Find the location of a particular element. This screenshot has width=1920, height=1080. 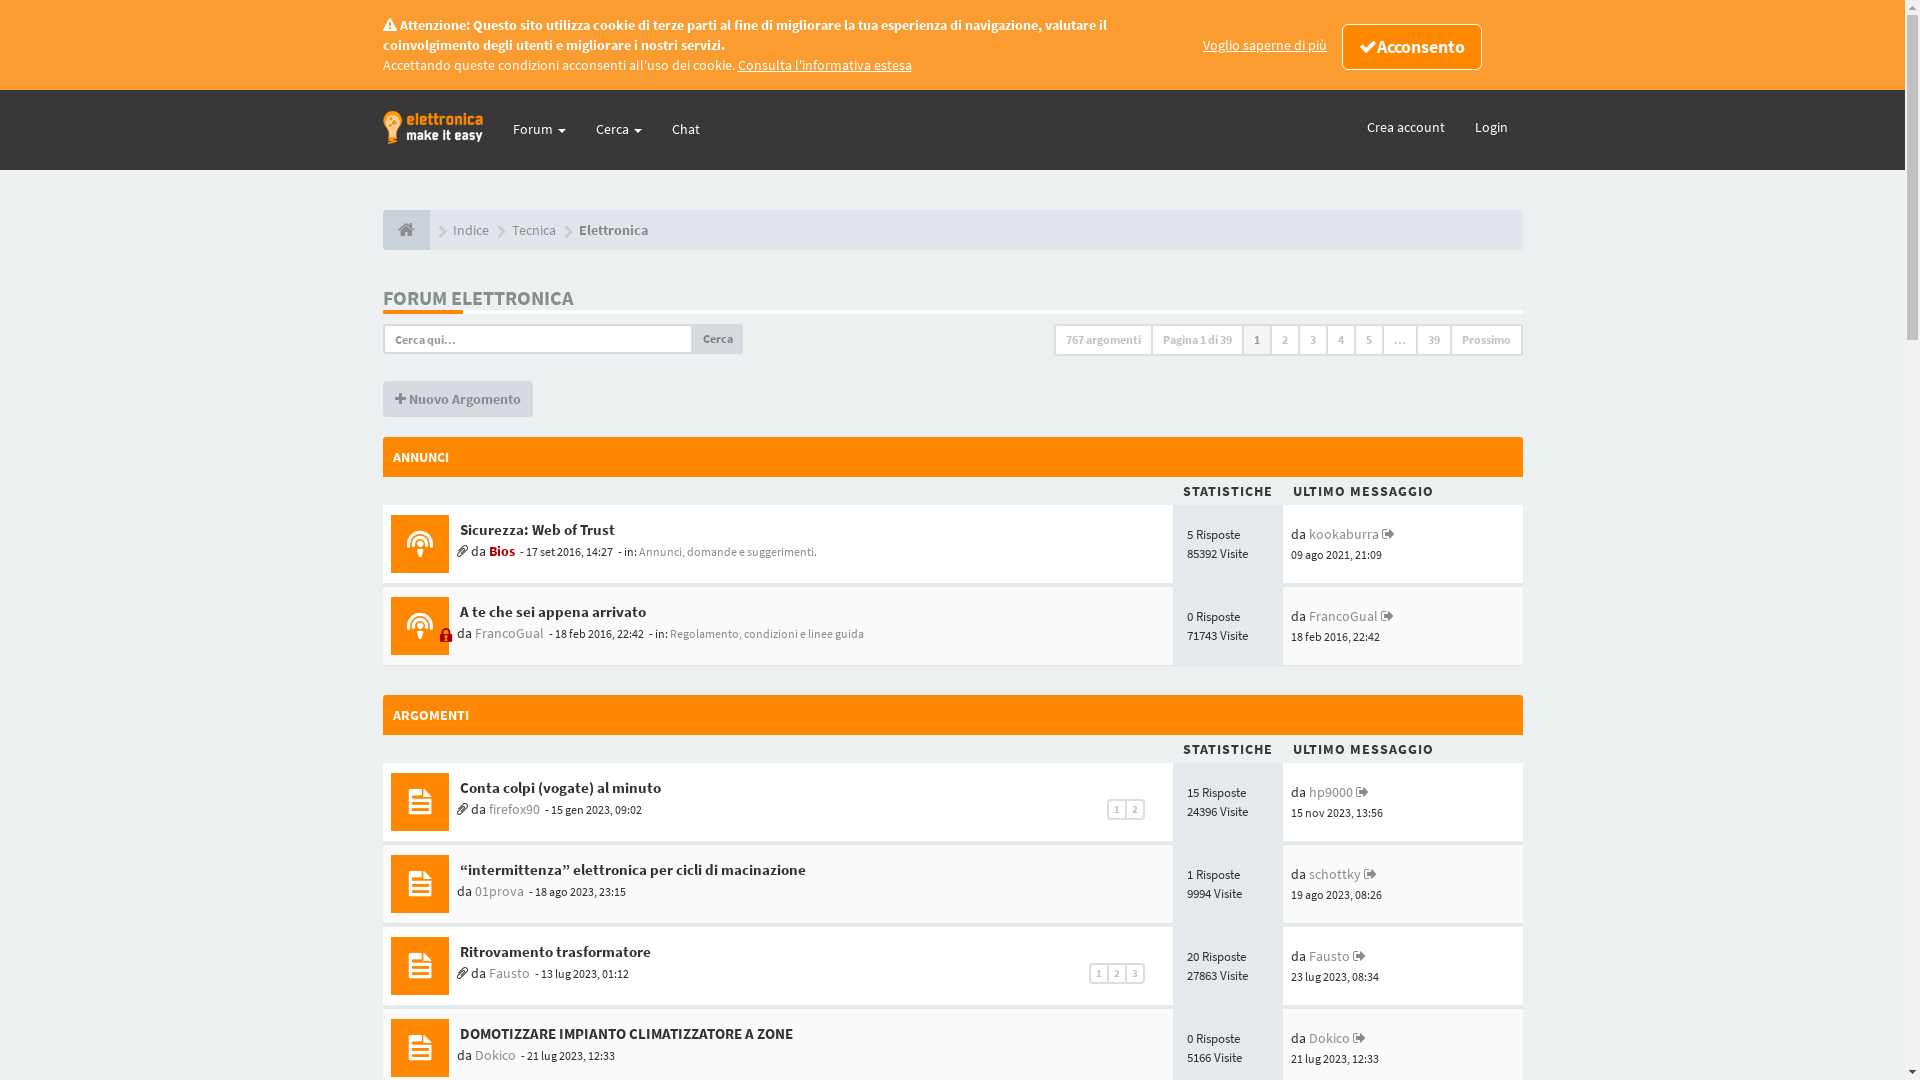

'Chat' is located at coordinates (685, 128).